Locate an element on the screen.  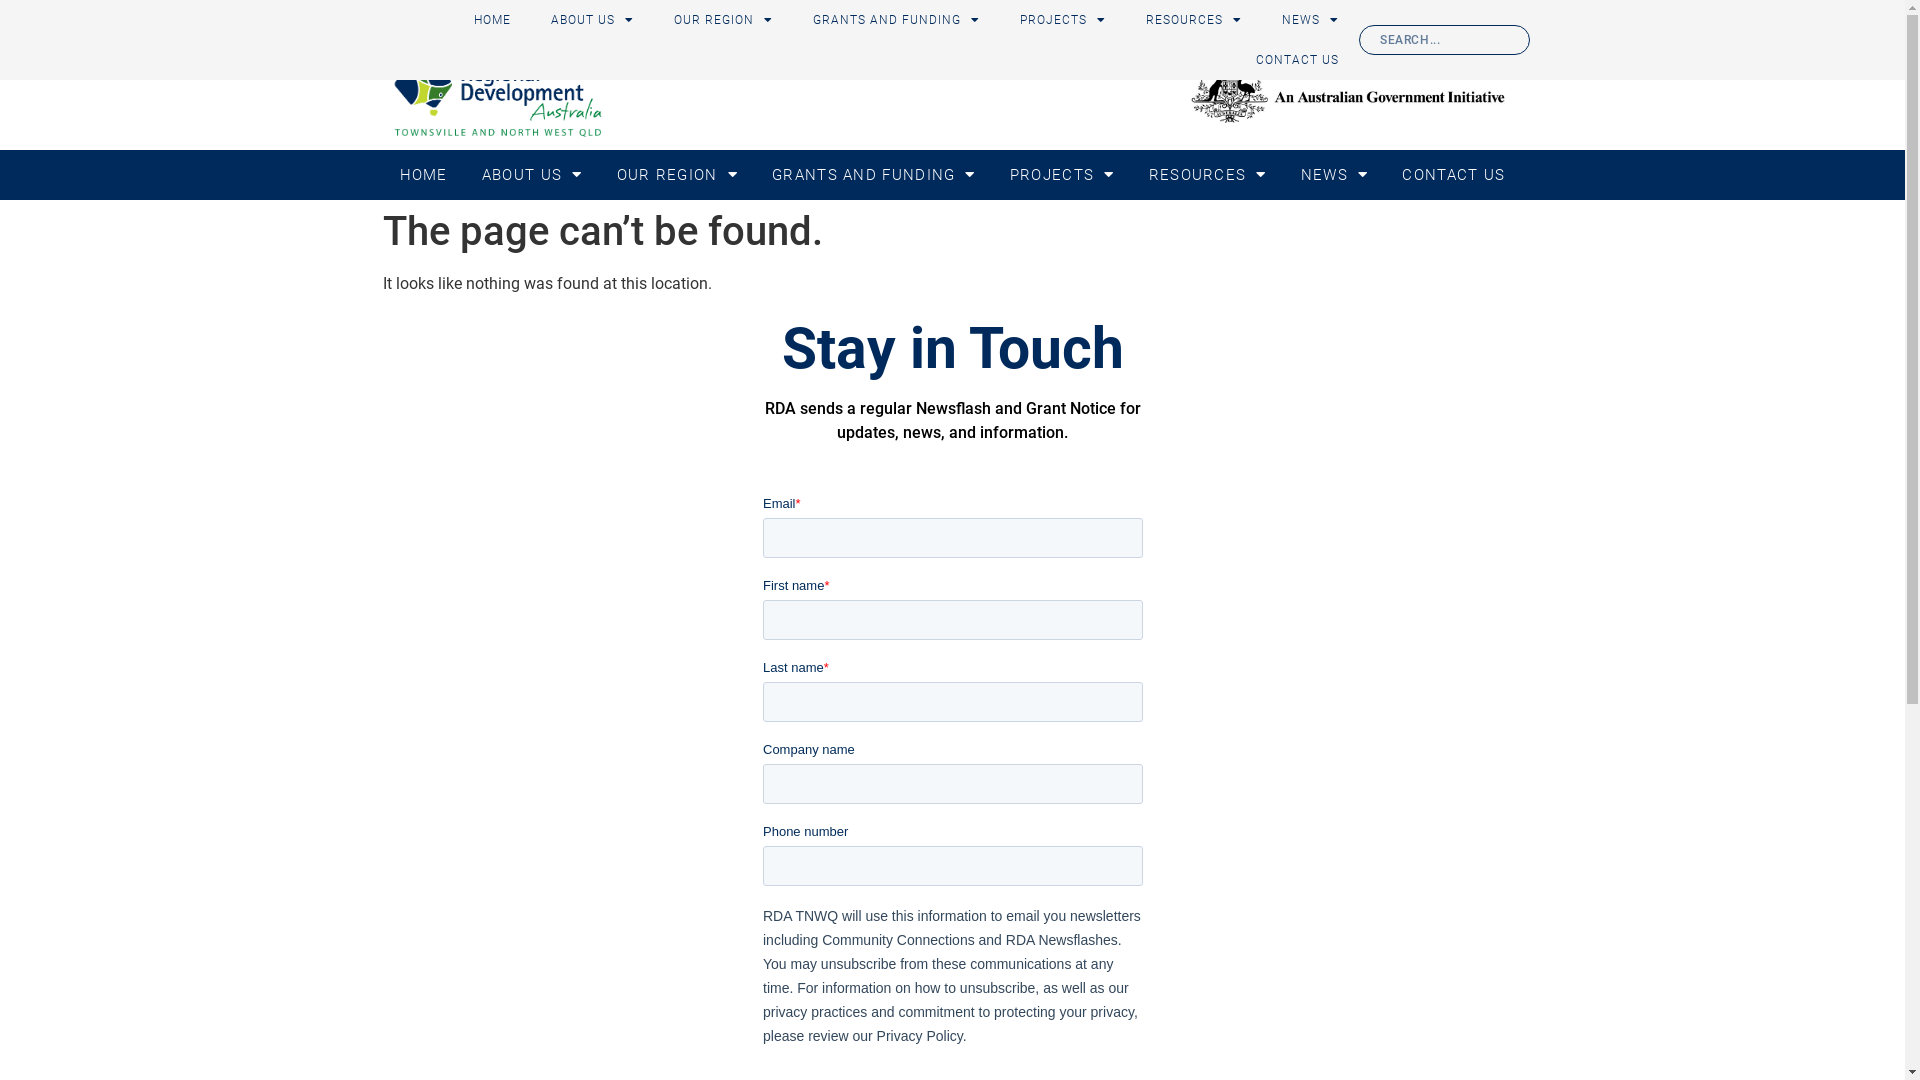
'GRANTS AND FUNDING' is located at coordinates (873, 173).